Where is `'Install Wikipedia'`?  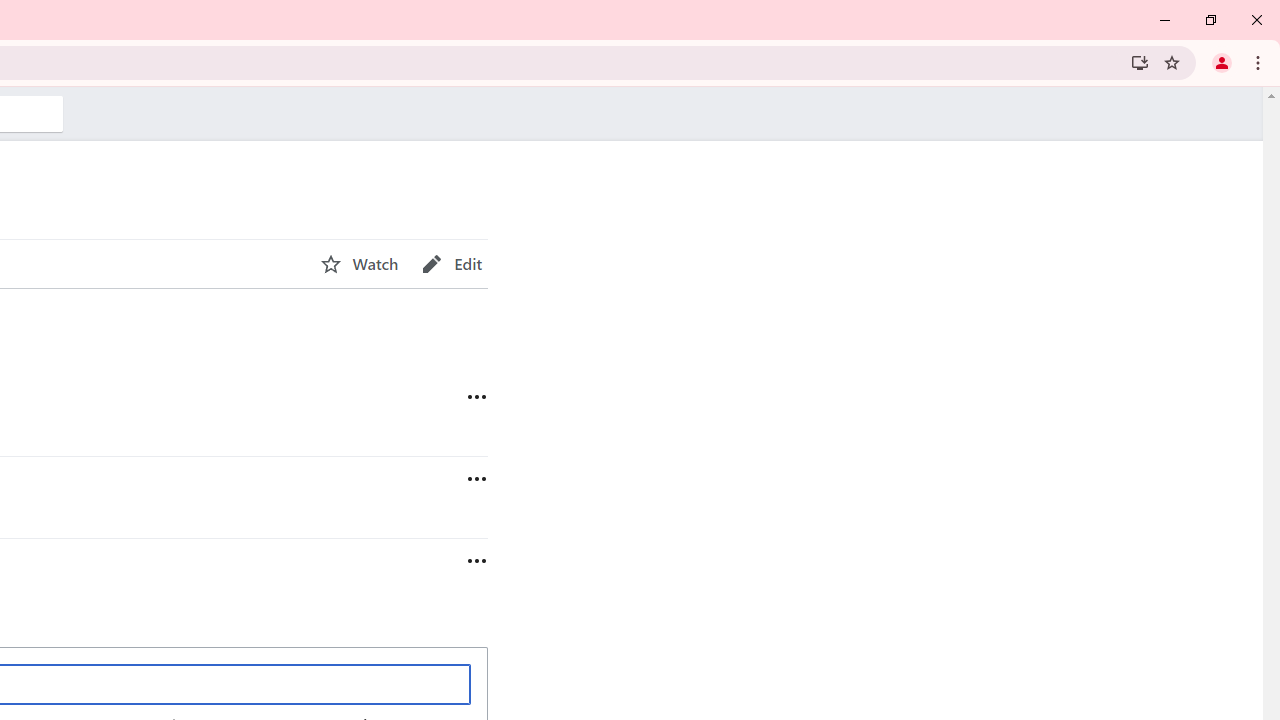 'Install Wikipedia' is located at coordinates (1139, 61).